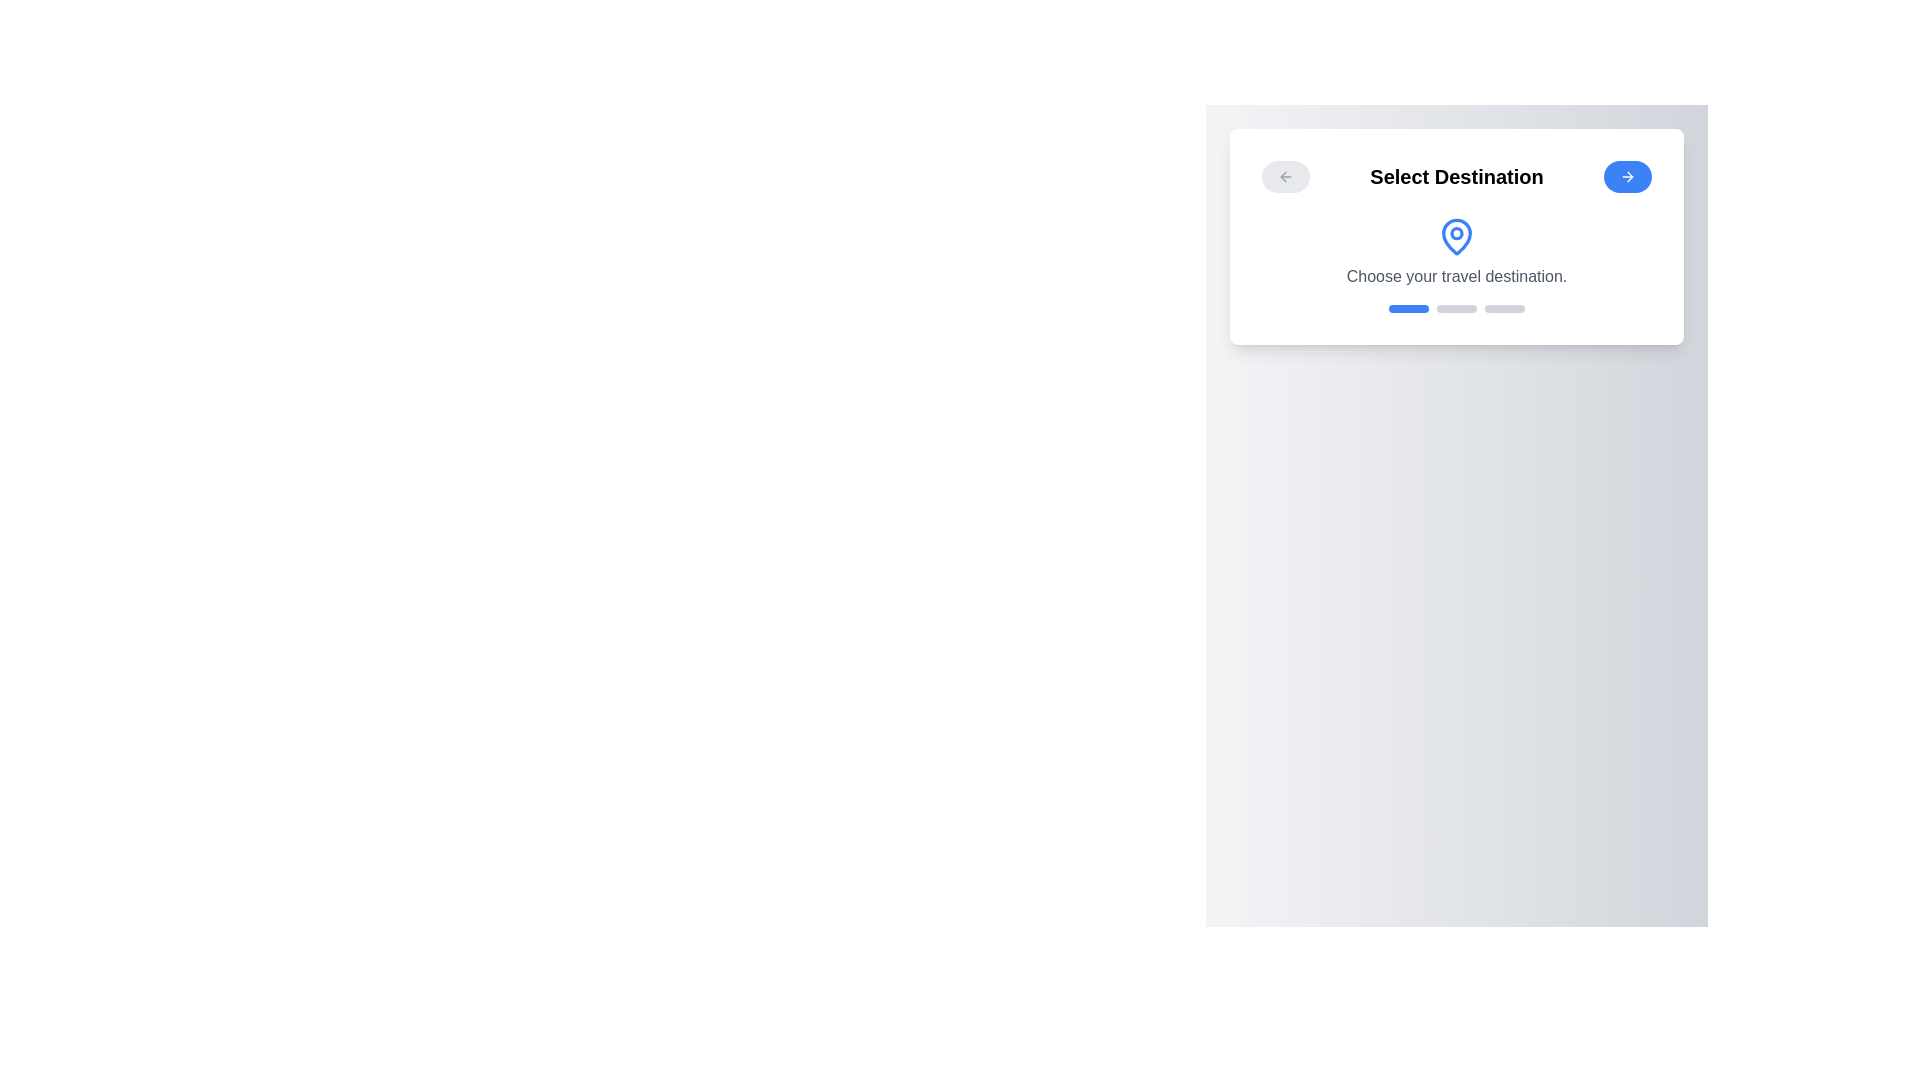 This screenshot has width=1920, height=1080. Describe the element at coordinates (1630, 176) in the screenshot. I see `the right-arrow icon located in the top-right section of the interface, which is part of a rounded button with a blue background in the card component titled 'Select Destination'` at that location.